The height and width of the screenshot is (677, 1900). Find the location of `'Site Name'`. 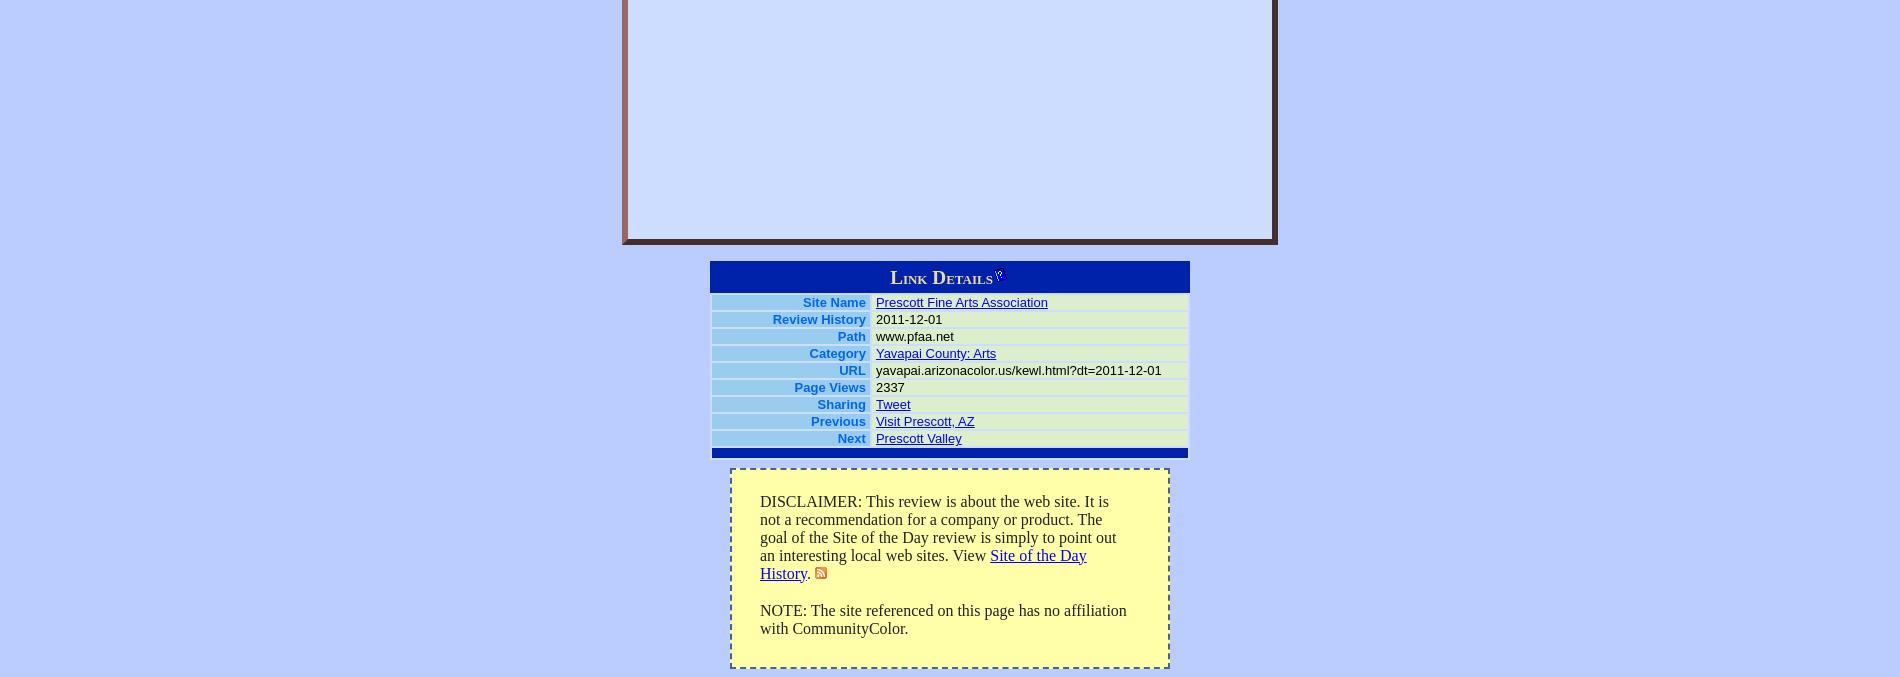

'Site Name' is located at coordinates (832, 301).